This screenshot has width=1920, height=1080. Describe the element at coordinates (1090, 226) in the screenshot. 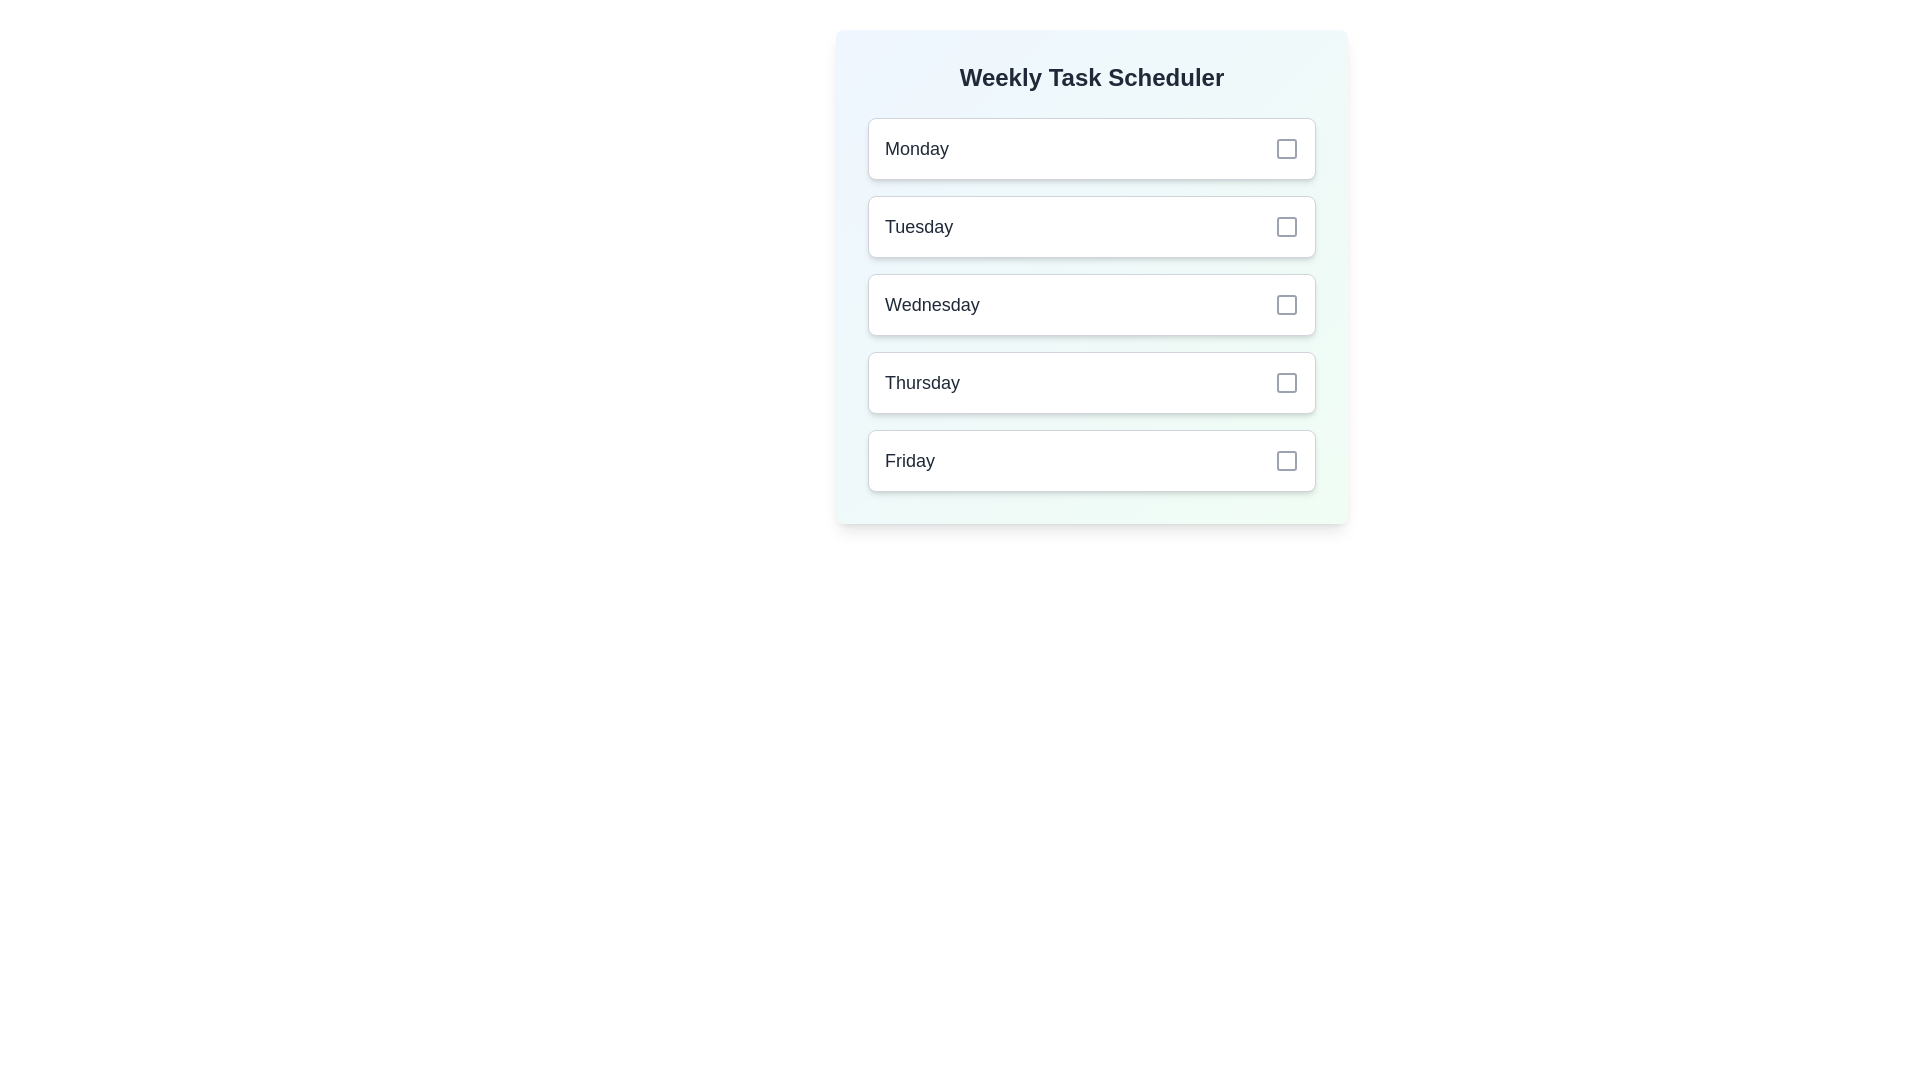

I see `the day Tuesday to view its details` at that location.